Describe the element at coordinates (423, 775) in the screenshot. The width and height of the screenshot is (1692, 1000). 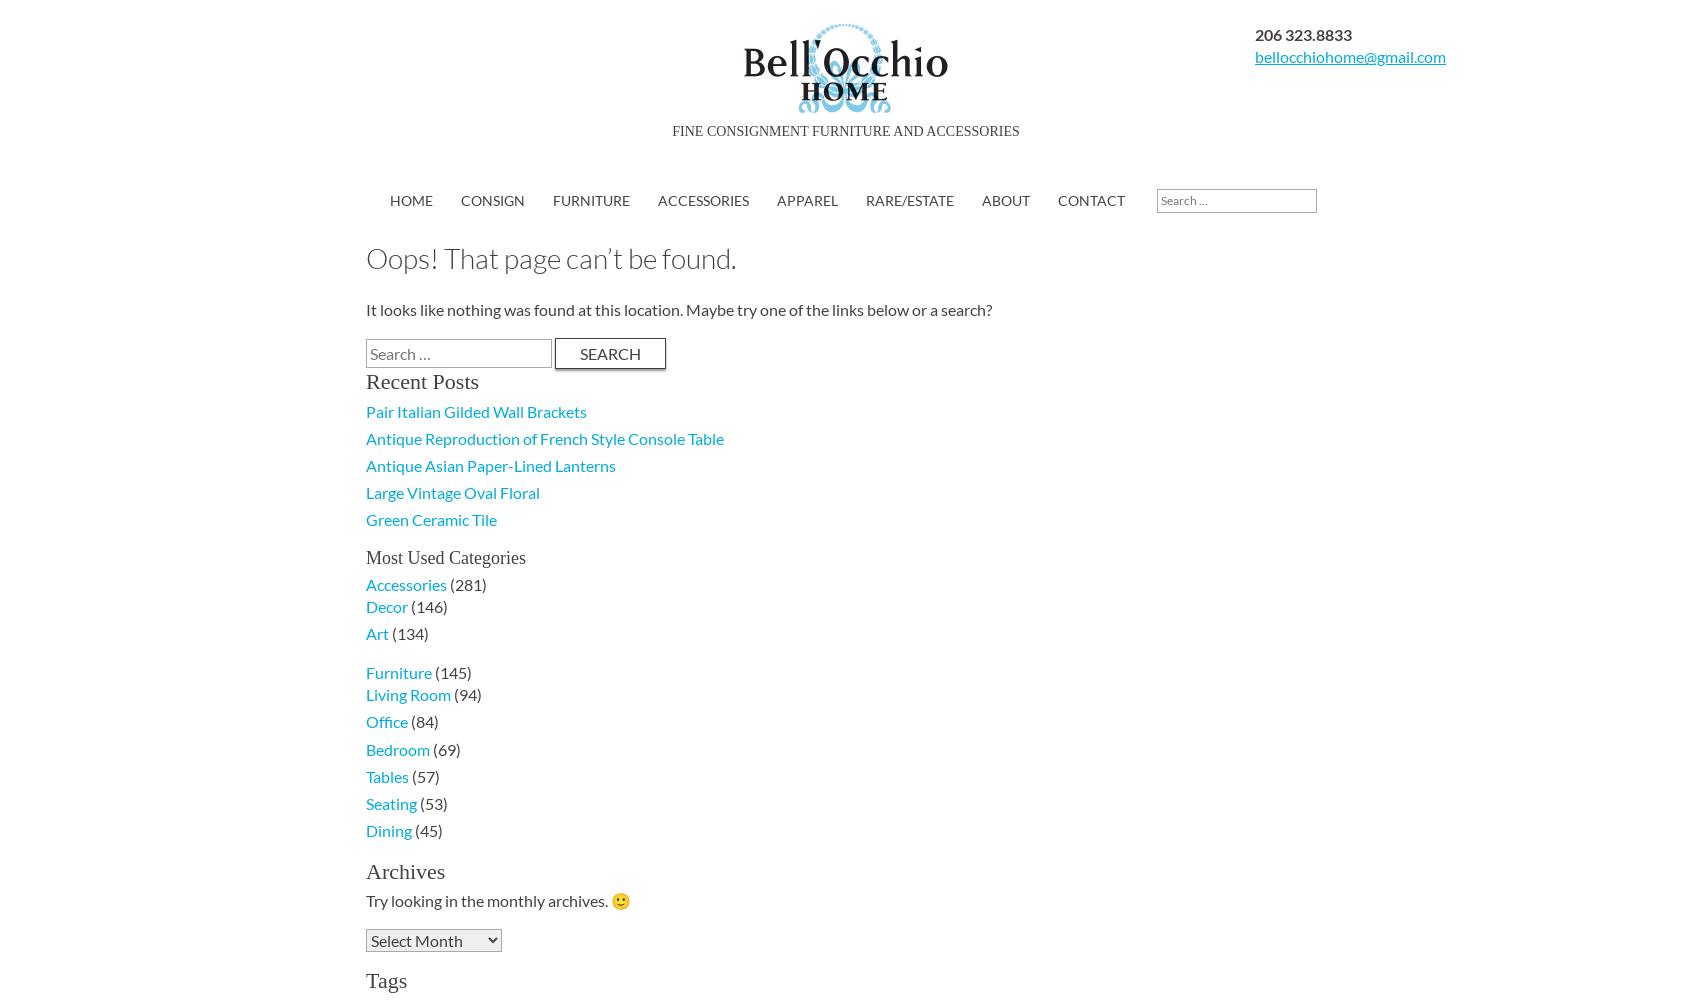
I see `'(57)'` at that location.